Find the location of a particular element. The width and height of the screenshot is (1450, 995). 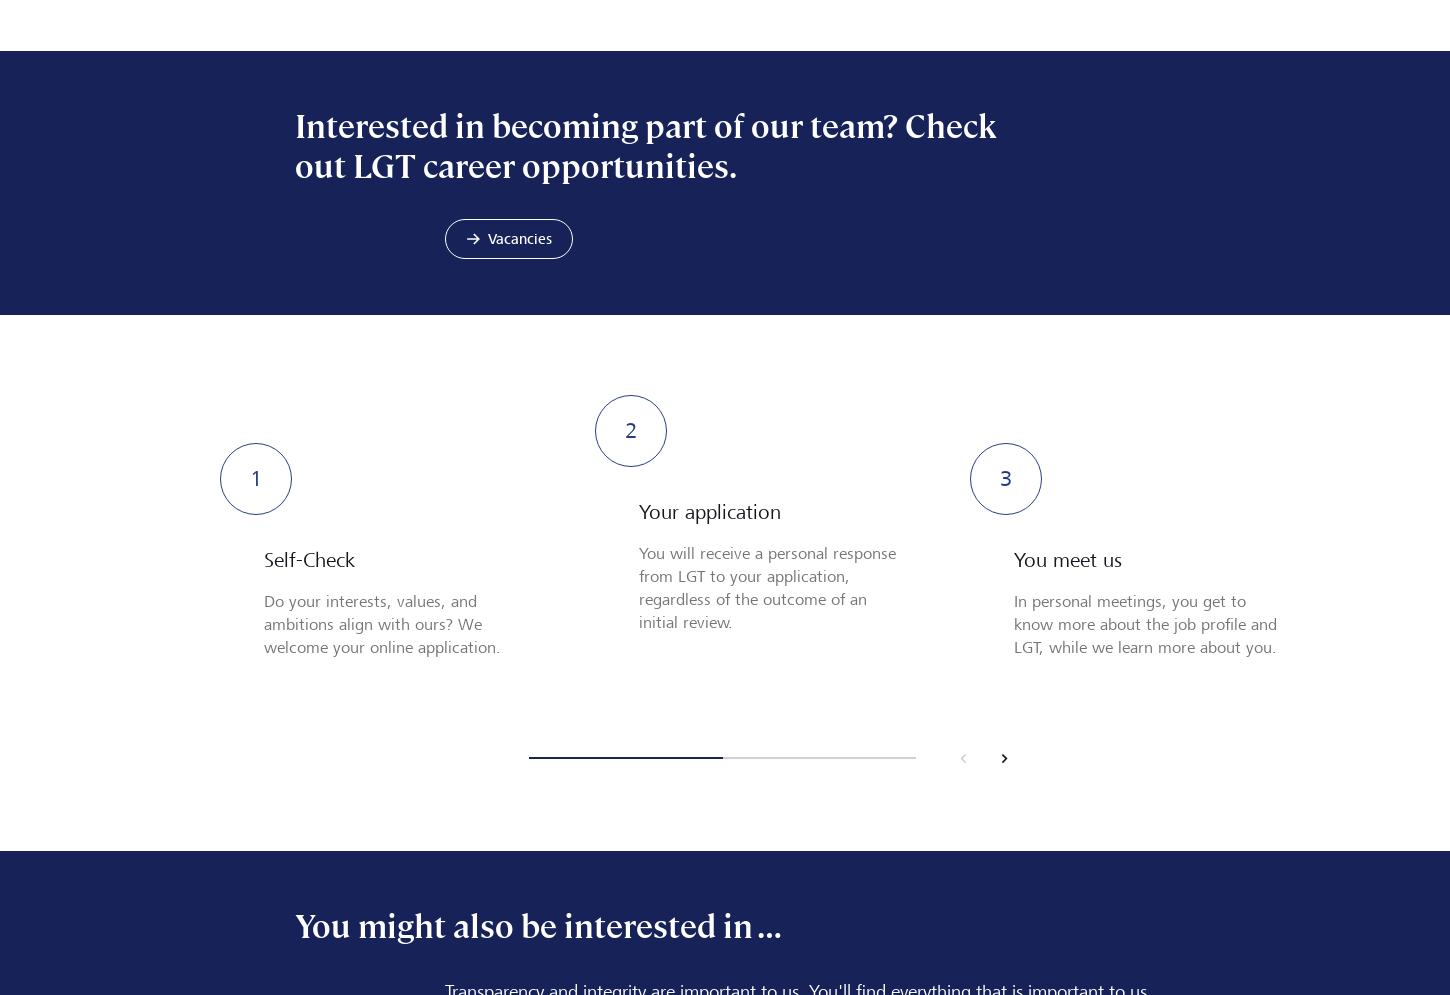

'Self-Check' is located at coordinates (264, 558).